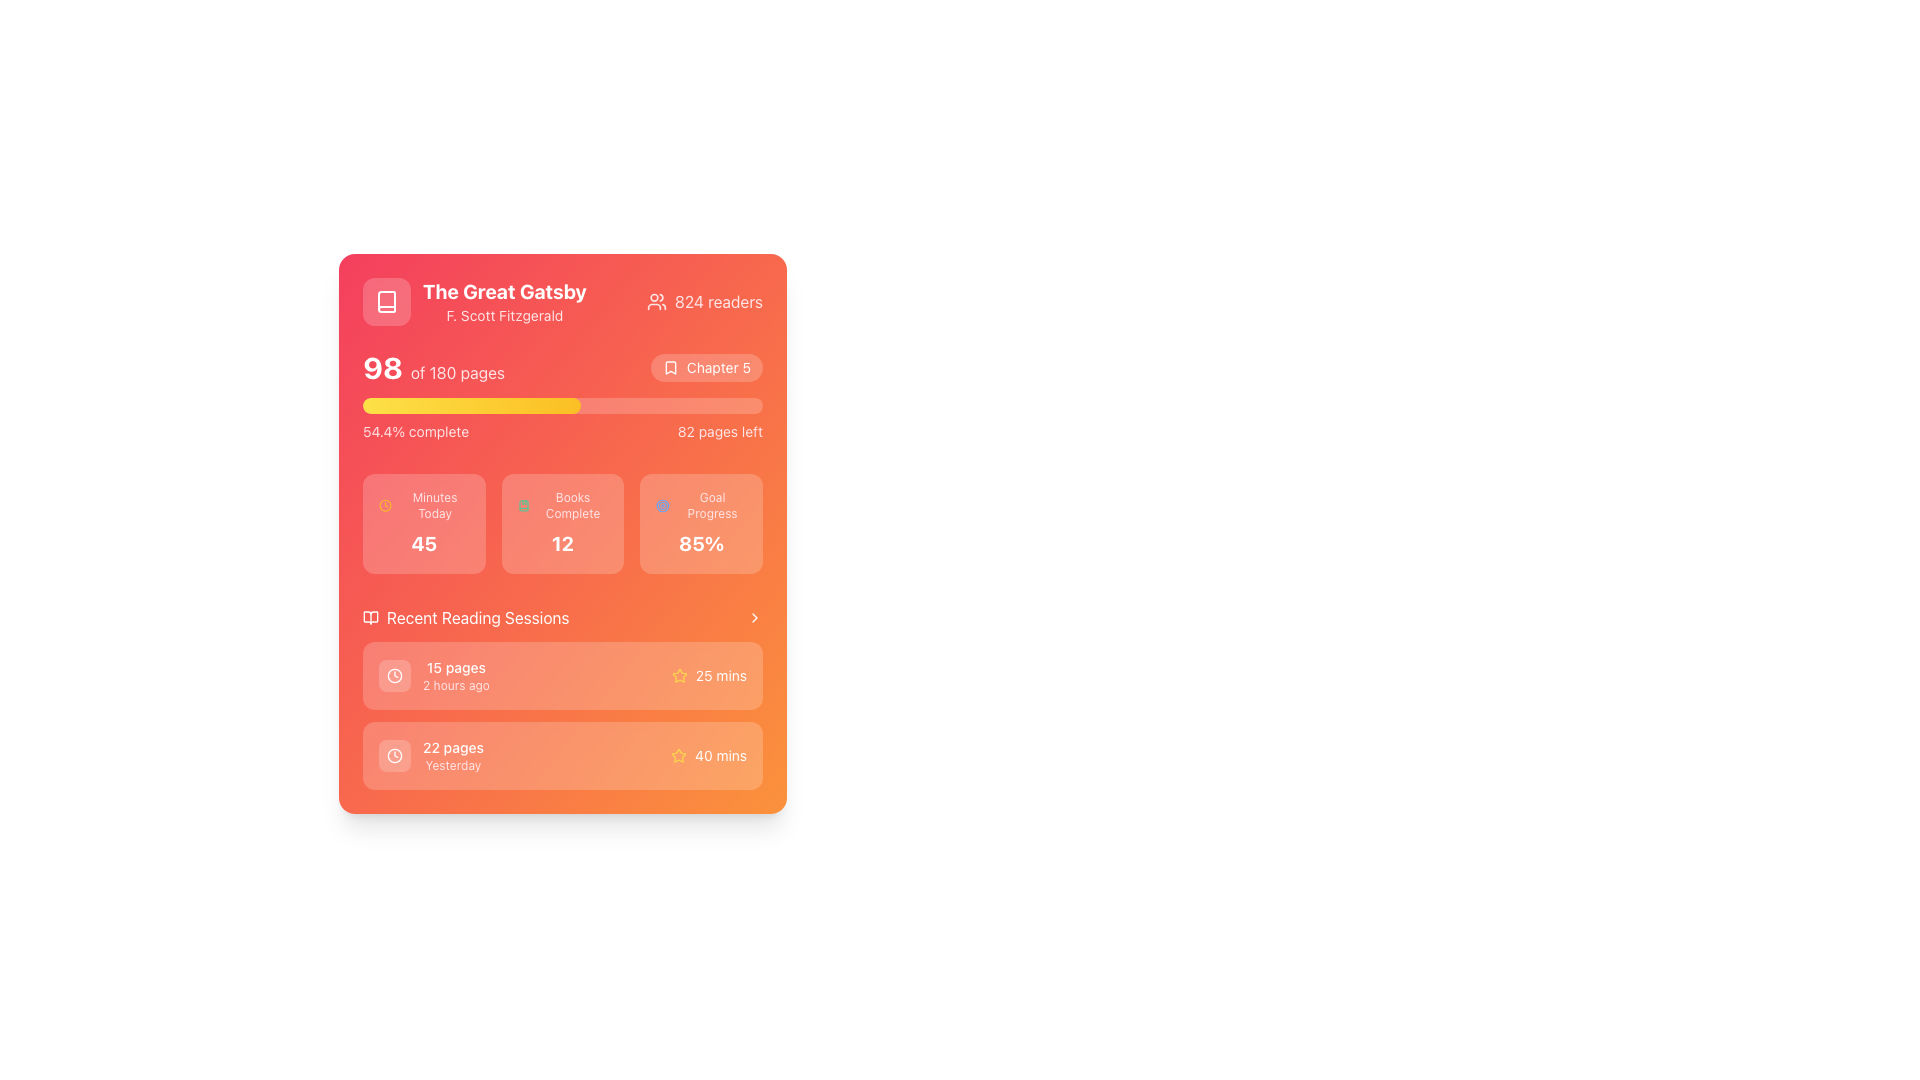 The height and width of the screenshot is (1080, 1920). What do you see at coordinates (670, 367) in the screenshot?
I see `the small bookmark SVG icon located inside the 'Chapter 5' badge, positioned to the left of the label 'Chapter 5'` at bounding box center [670, 367].